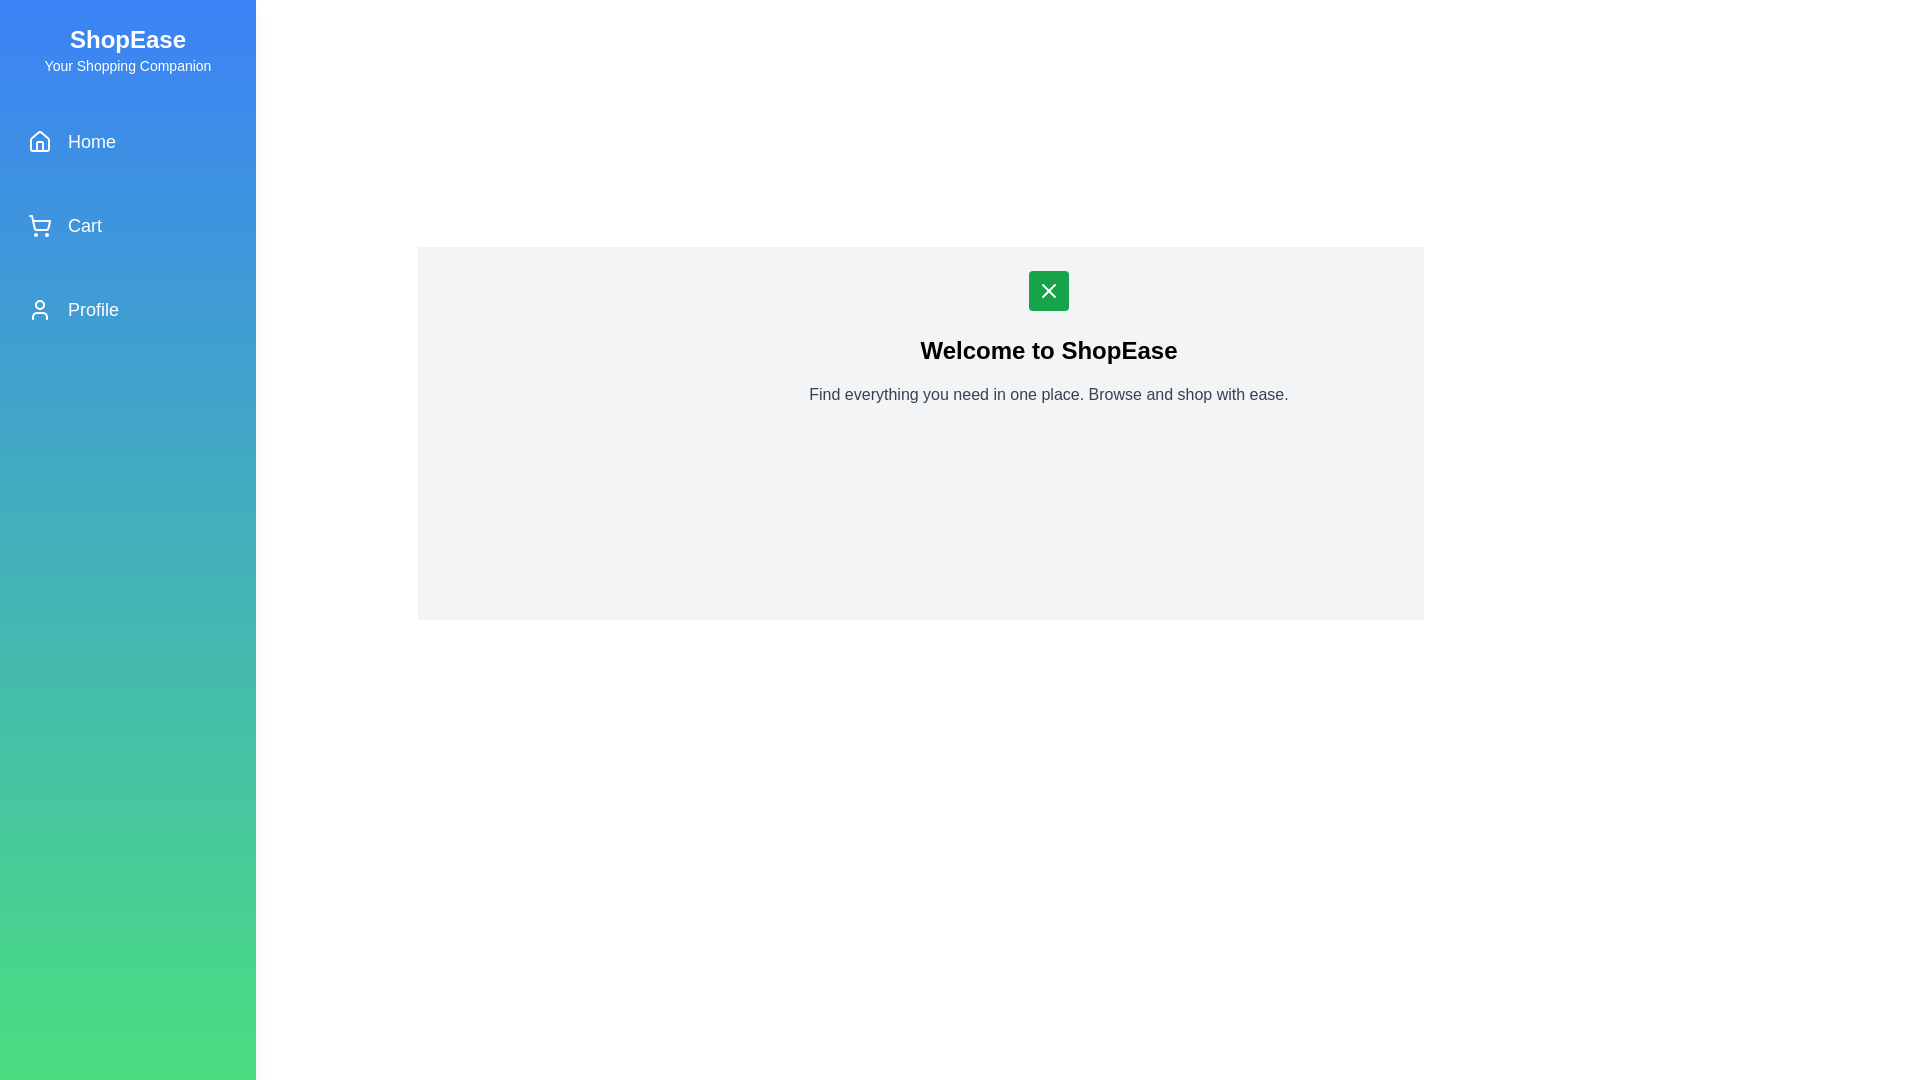 The image size is (1920, 1080). Describe the element at coordinates (127, 39) in the screenshot. I see `the 'ShopEase' text label, which is prominently displayed in a bold and large font at the top-left of the sidebar with a gradient blue-green background` at that location.